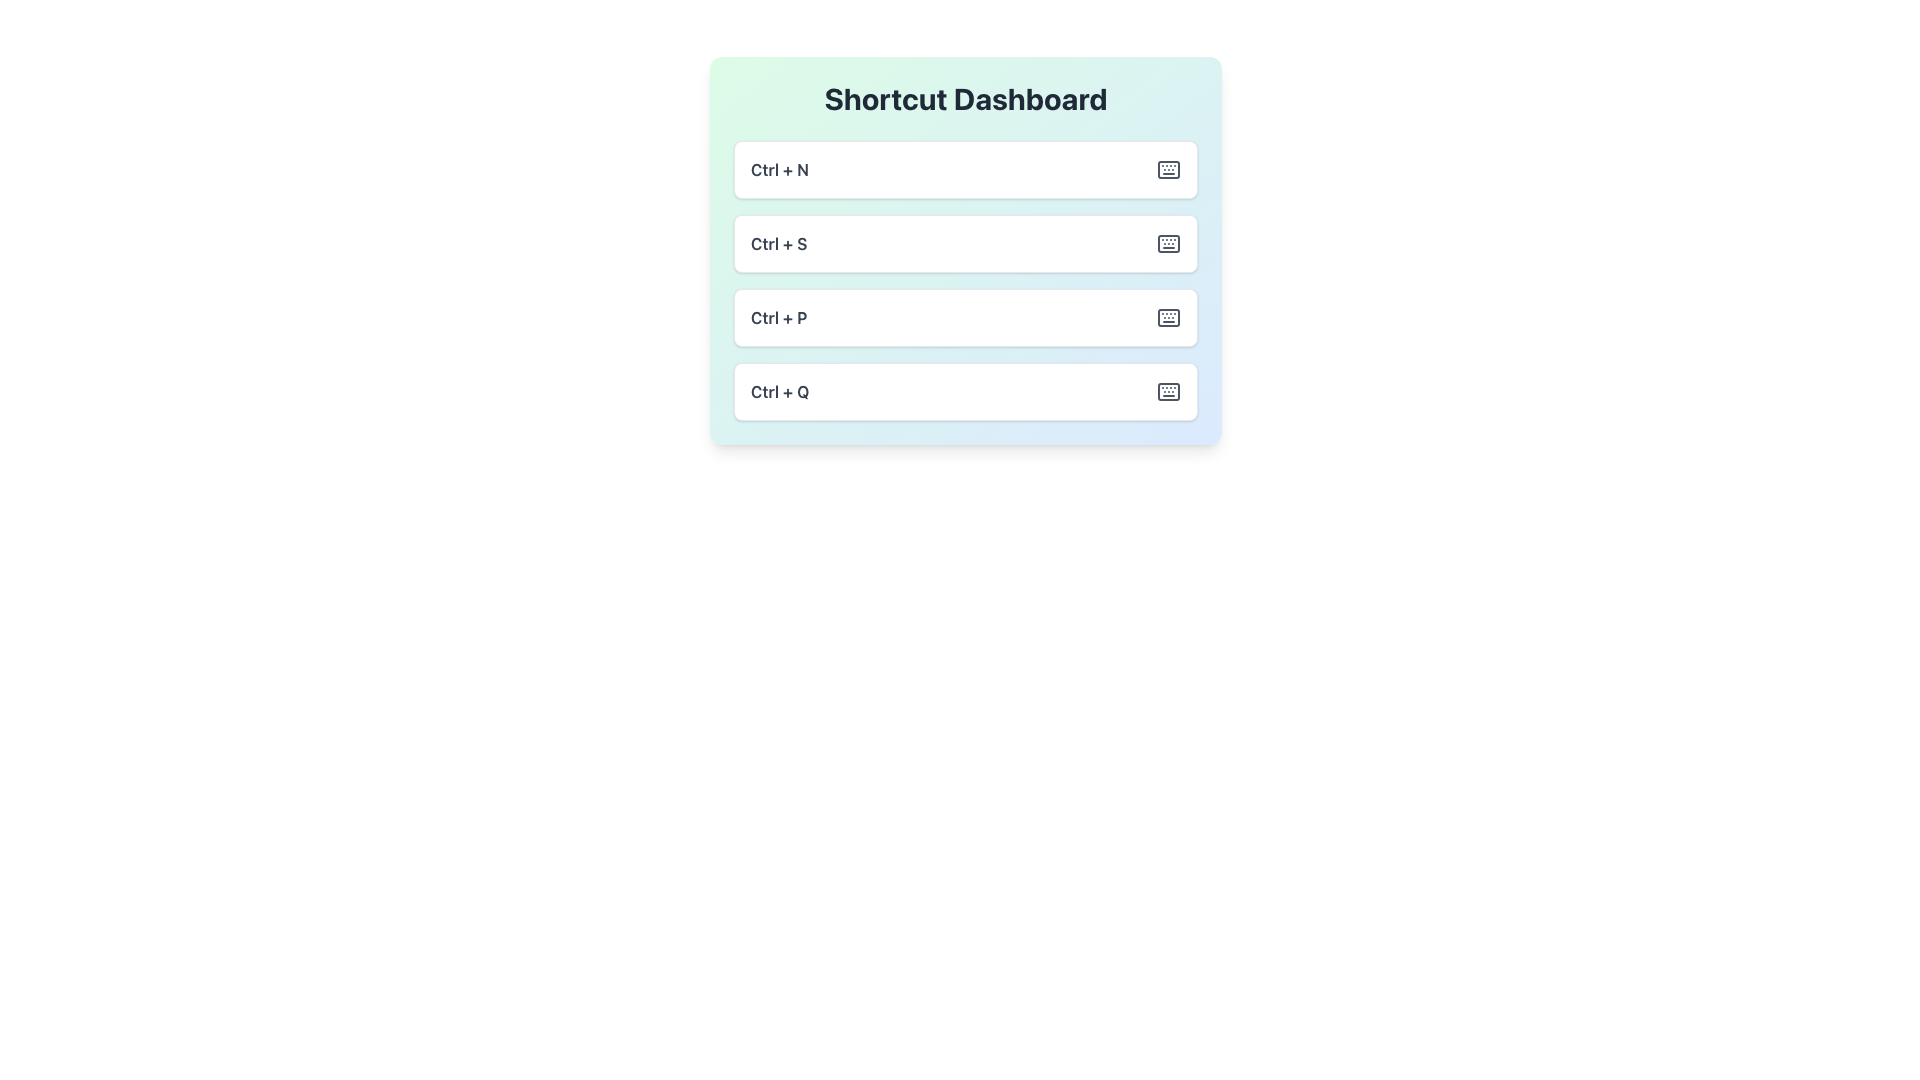 Image resolution: width=1920 pixels, height=1080 pixels. Describe the element at coordinates (1169, 392) in the screenshot. I see `the keyboard shortcut indicator icon located on the right side of the bottommost button in the Shortcut Dashboard UI, aligned with the text 'Ctrl + Q'` at that location.